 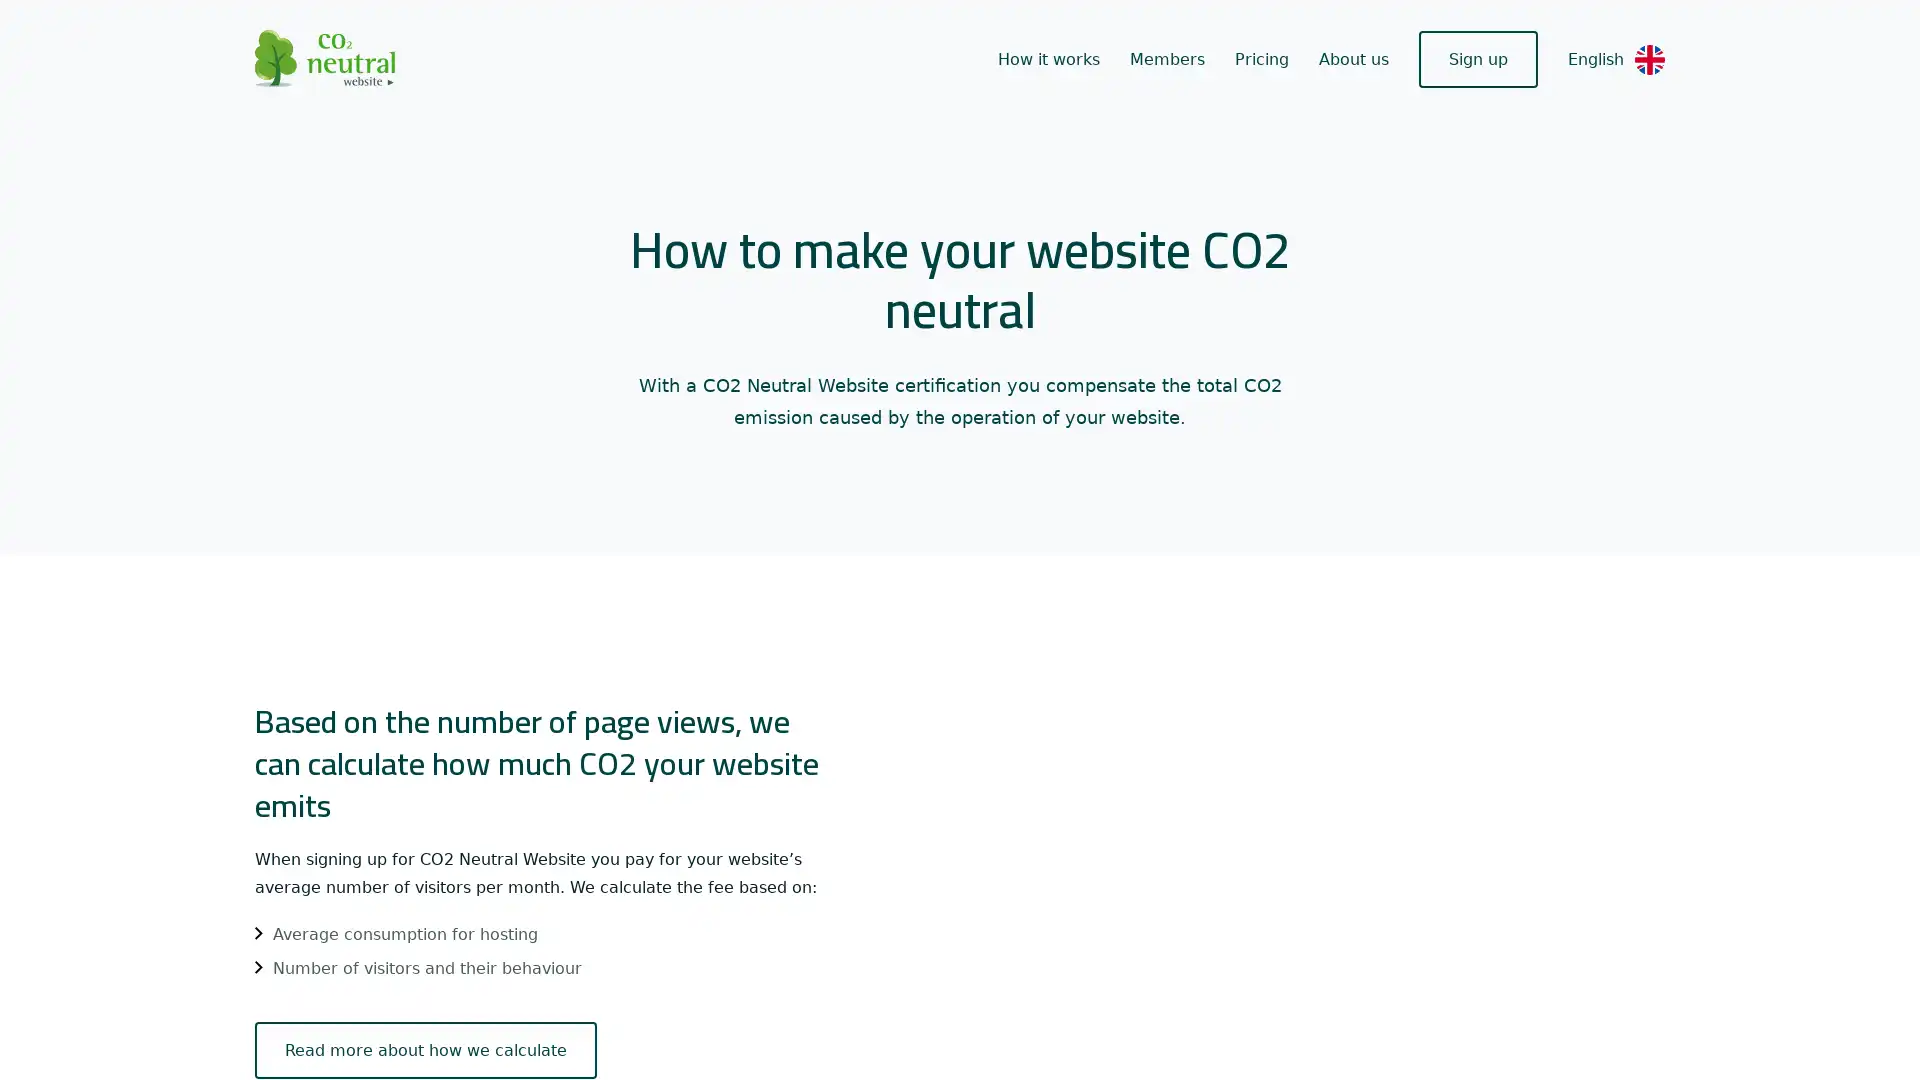 What do you see at coordinates (410, 1049) in the screenshot?
I see `Read more about how we calculate` at bounding box center [410, 1049].